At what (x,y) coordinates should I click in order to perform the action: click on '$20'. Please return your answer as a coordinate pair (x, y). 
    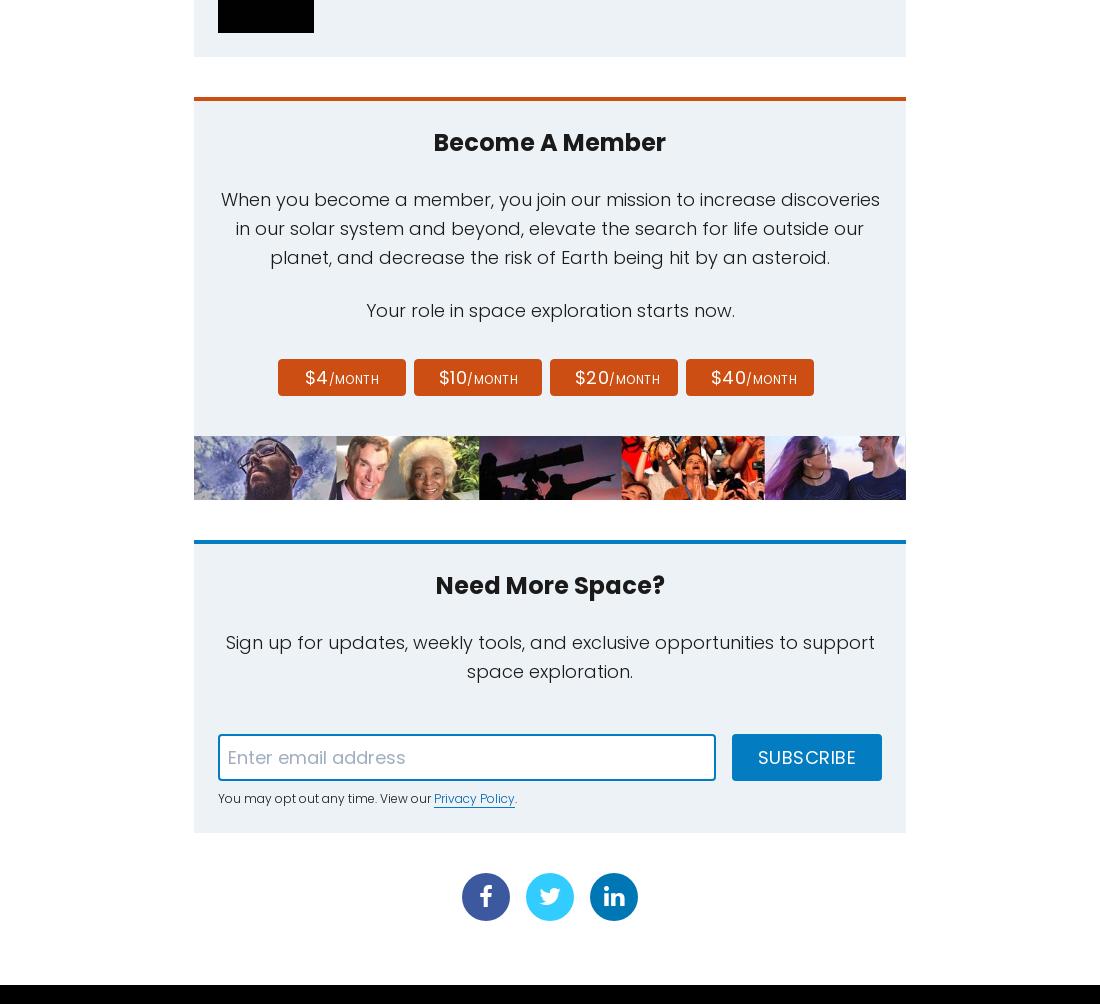
    Looking at the image, I should click on (573, 376).